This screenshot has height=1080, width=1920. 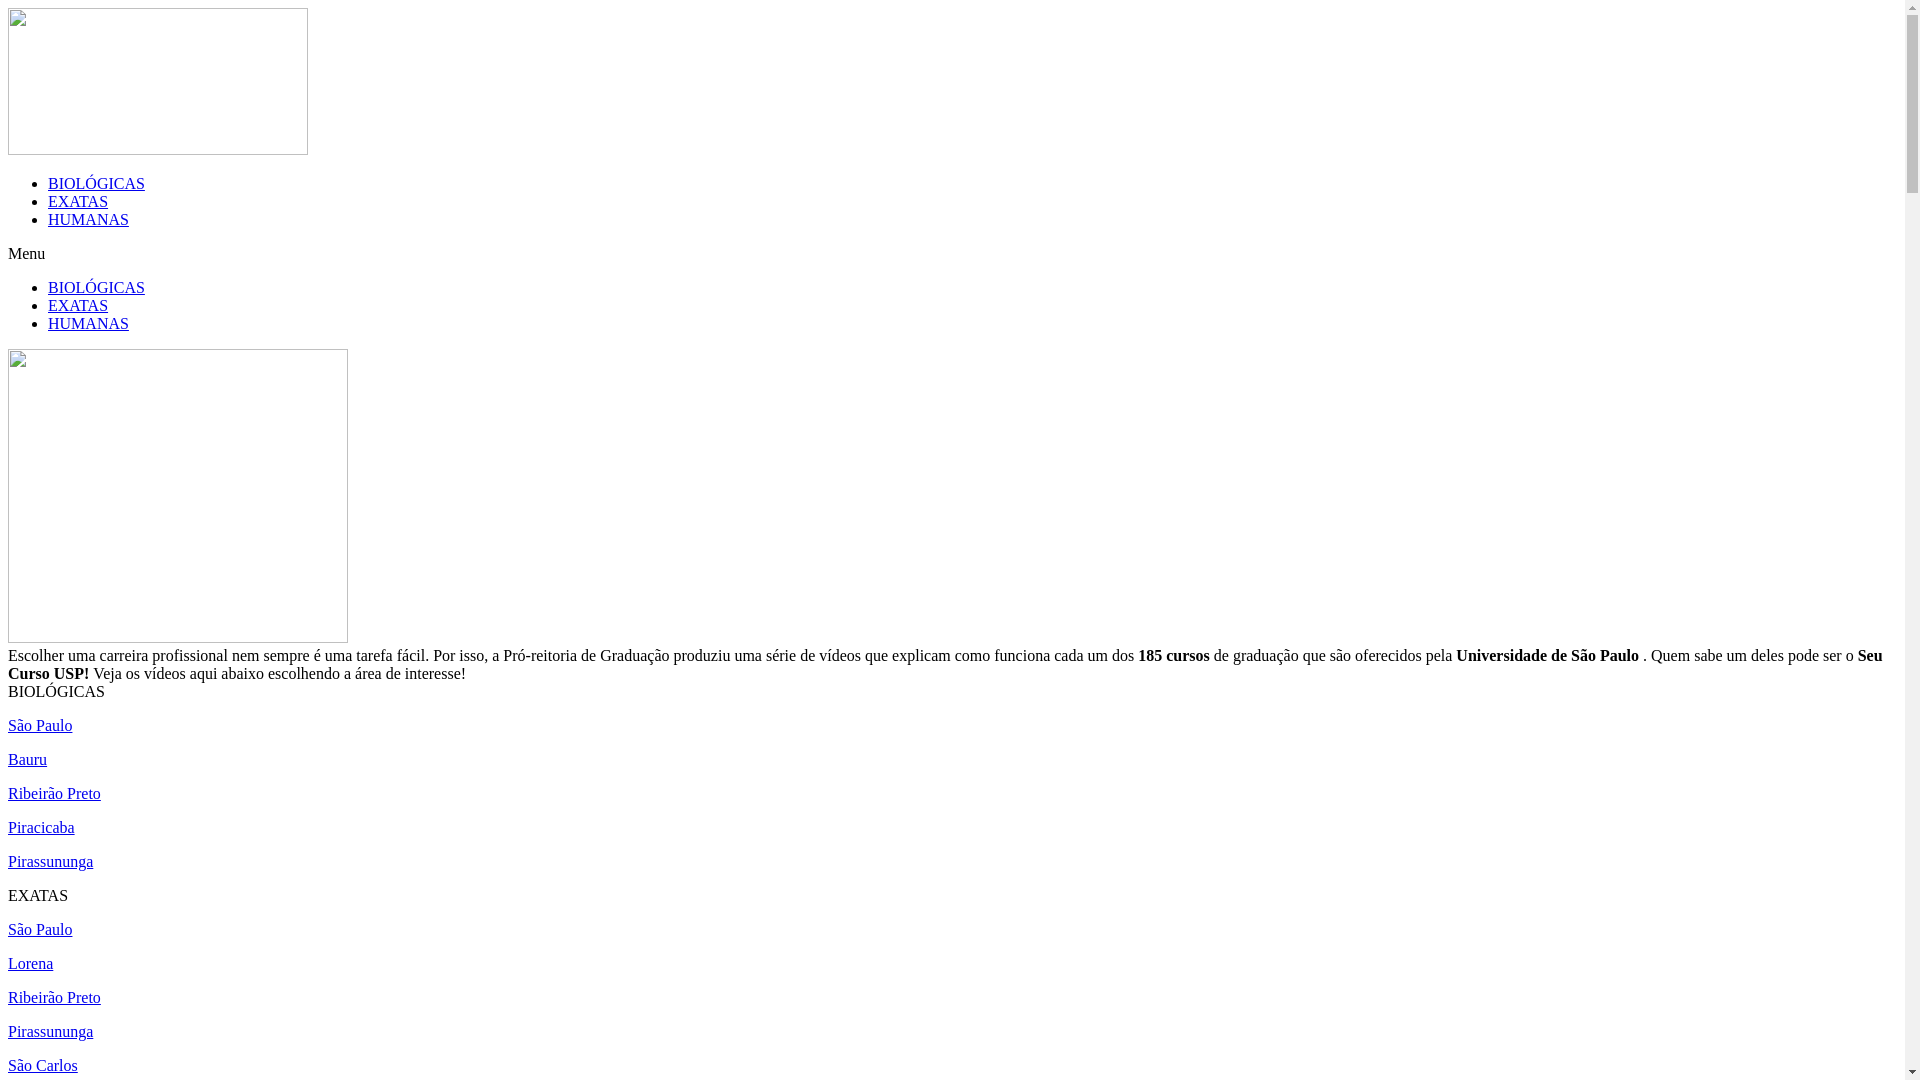 What do you see at coordinates (30, 962) in the screenshot?
I see `'Lorena'` at bounding box center [30, 962].